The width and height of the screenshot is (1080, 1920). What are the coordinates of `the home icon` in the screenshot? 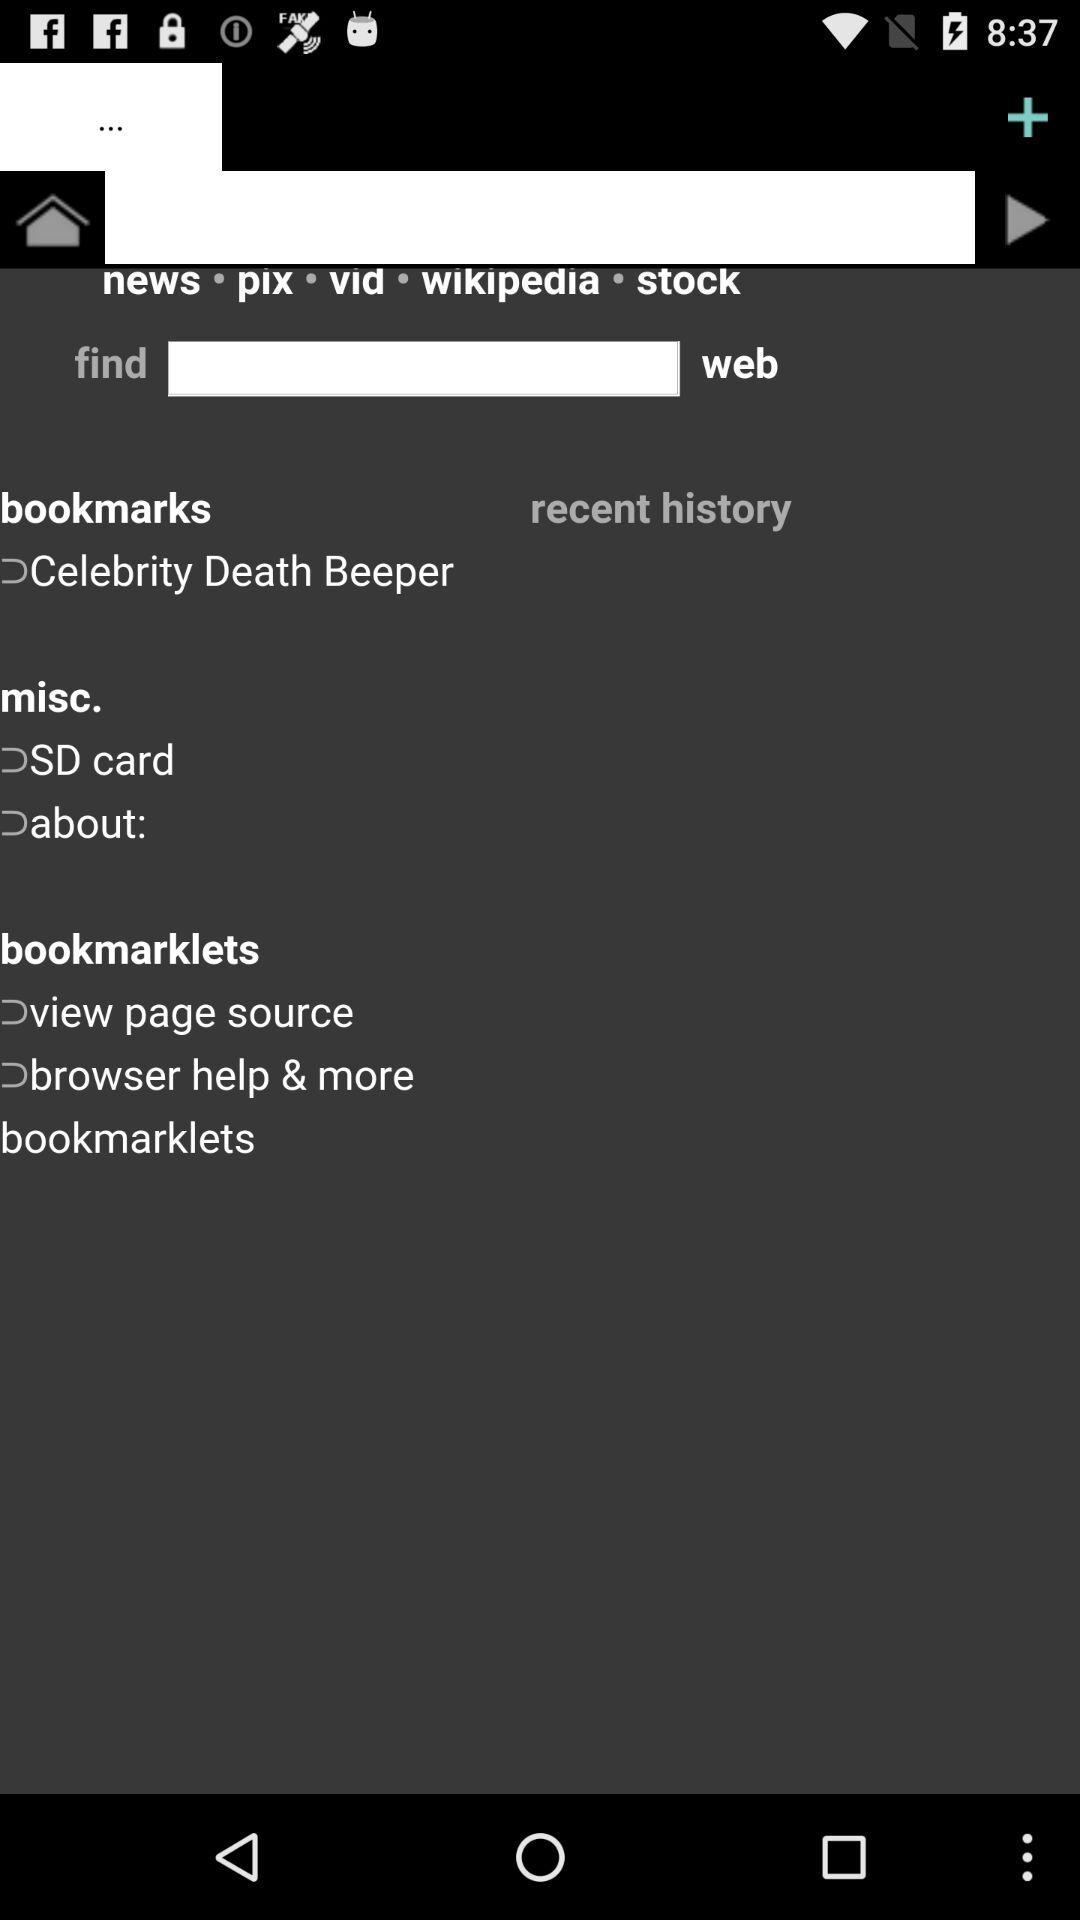 It's located at (51, 235).